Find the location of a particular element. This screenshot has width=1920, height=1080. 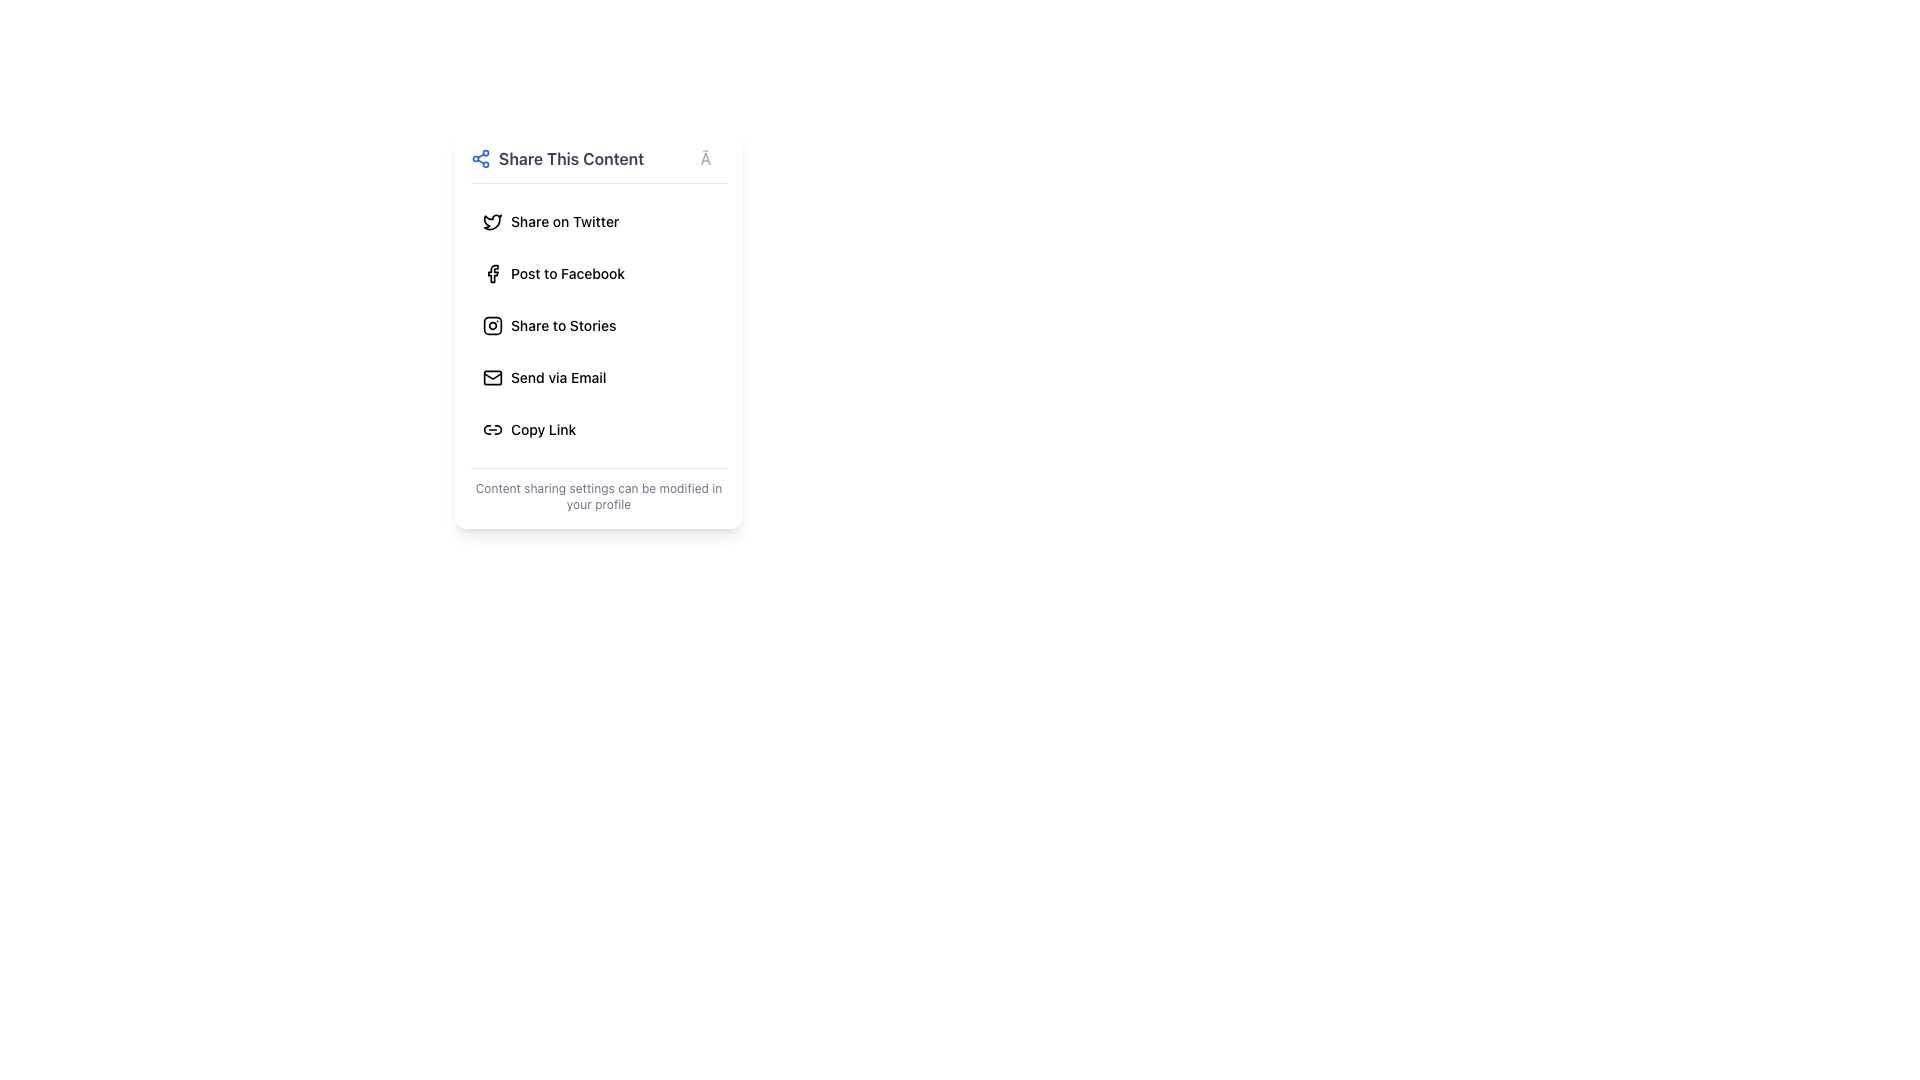

the Twitter sharing icon, which is located immediately to the left of the text 'Share on Twitter' is located at coordinates (493, 222).